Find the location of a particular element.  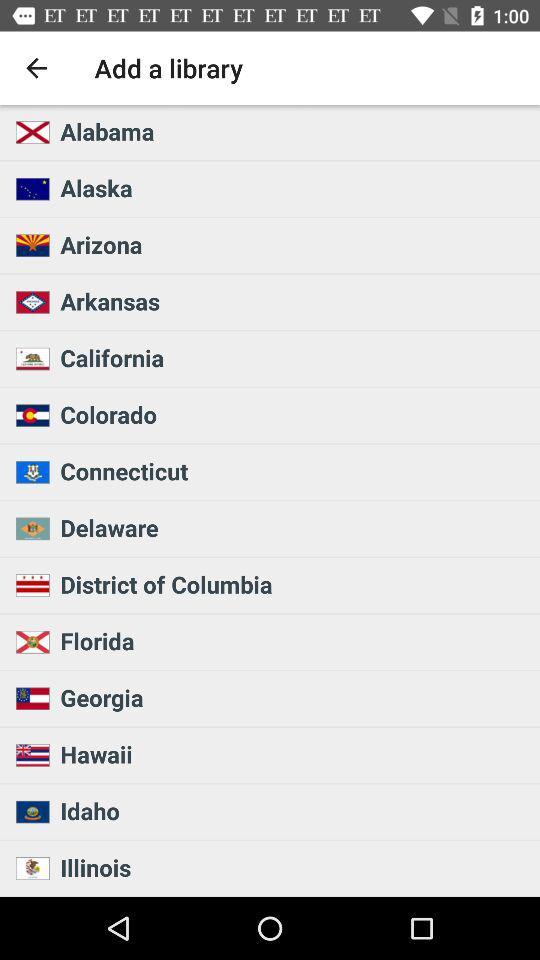

icon below arizona item is located at coordinates (293, 301).